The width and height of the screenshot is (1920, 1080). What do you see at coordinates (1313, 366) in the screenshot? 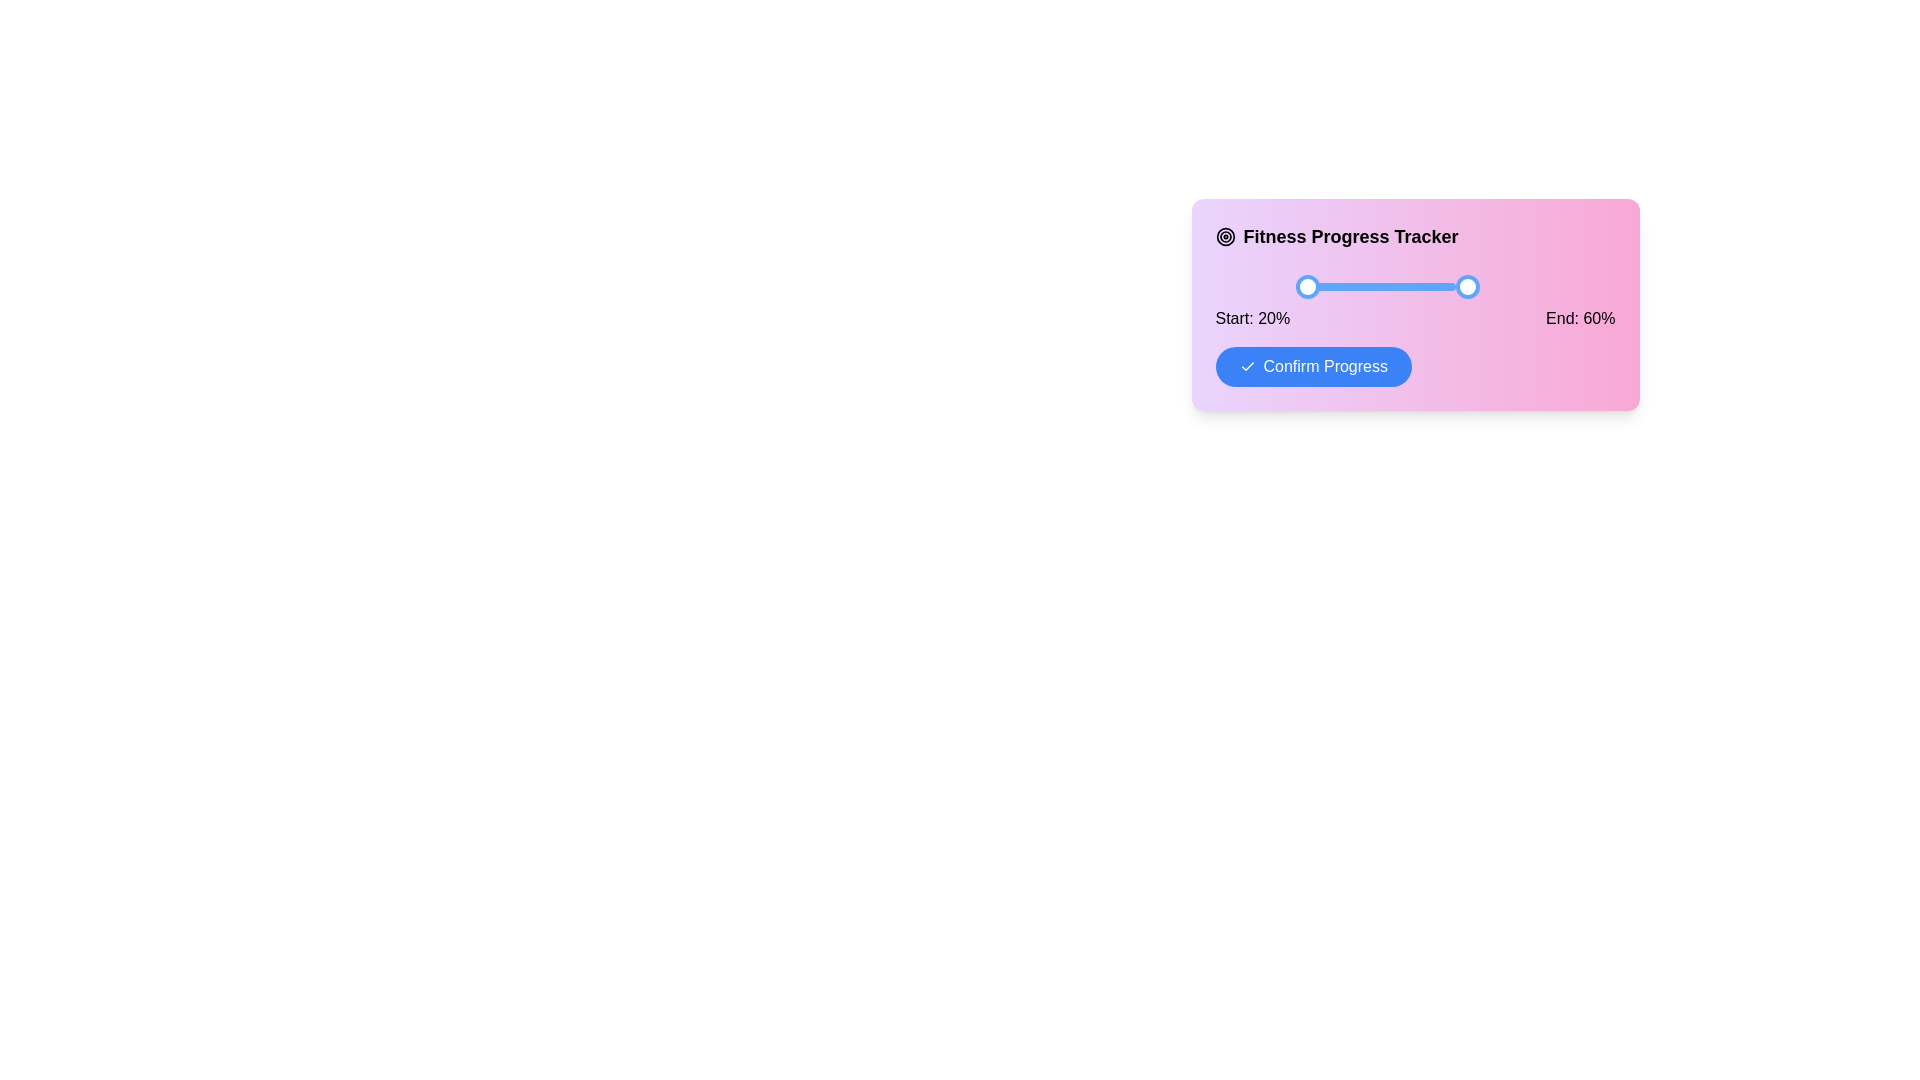
I see `the confirmation button located at the bottom of the progress tracking card` at bounding box center [1313, 366].